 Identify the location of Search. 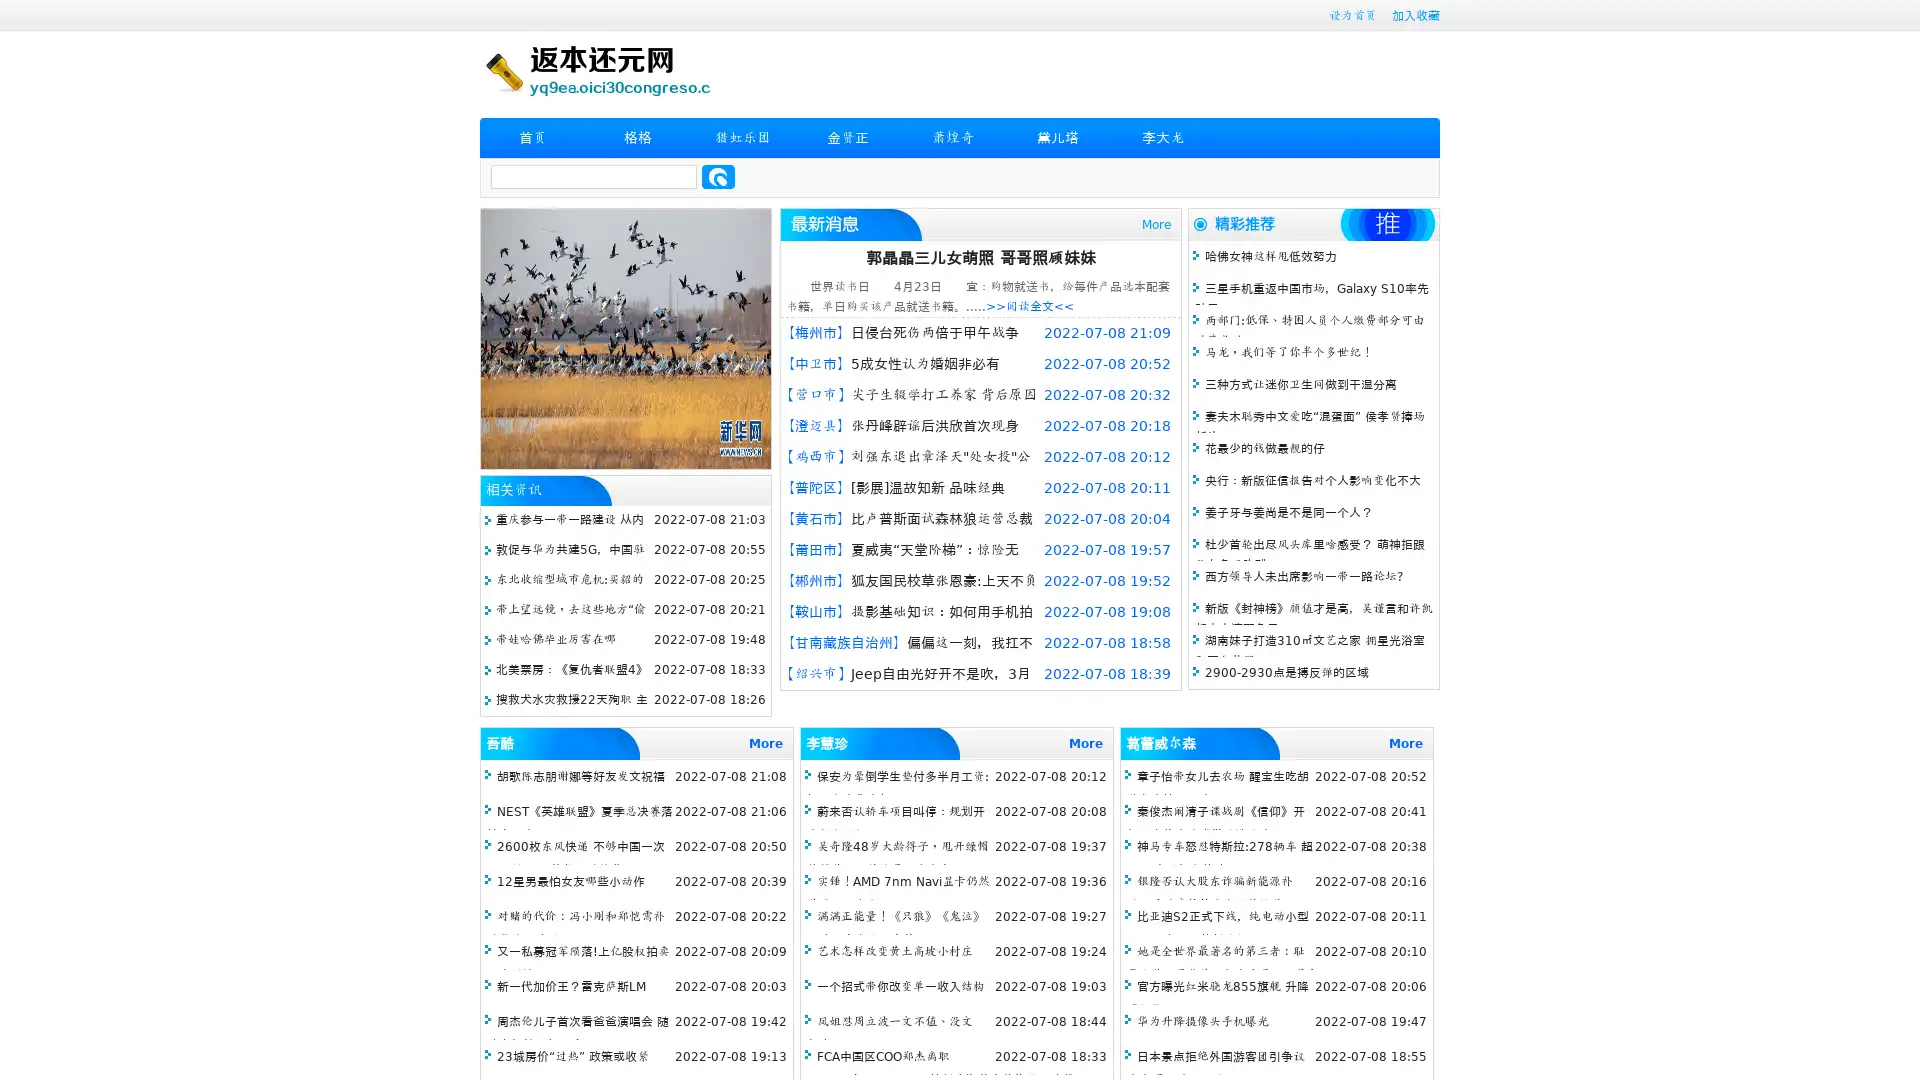
(718, 176).